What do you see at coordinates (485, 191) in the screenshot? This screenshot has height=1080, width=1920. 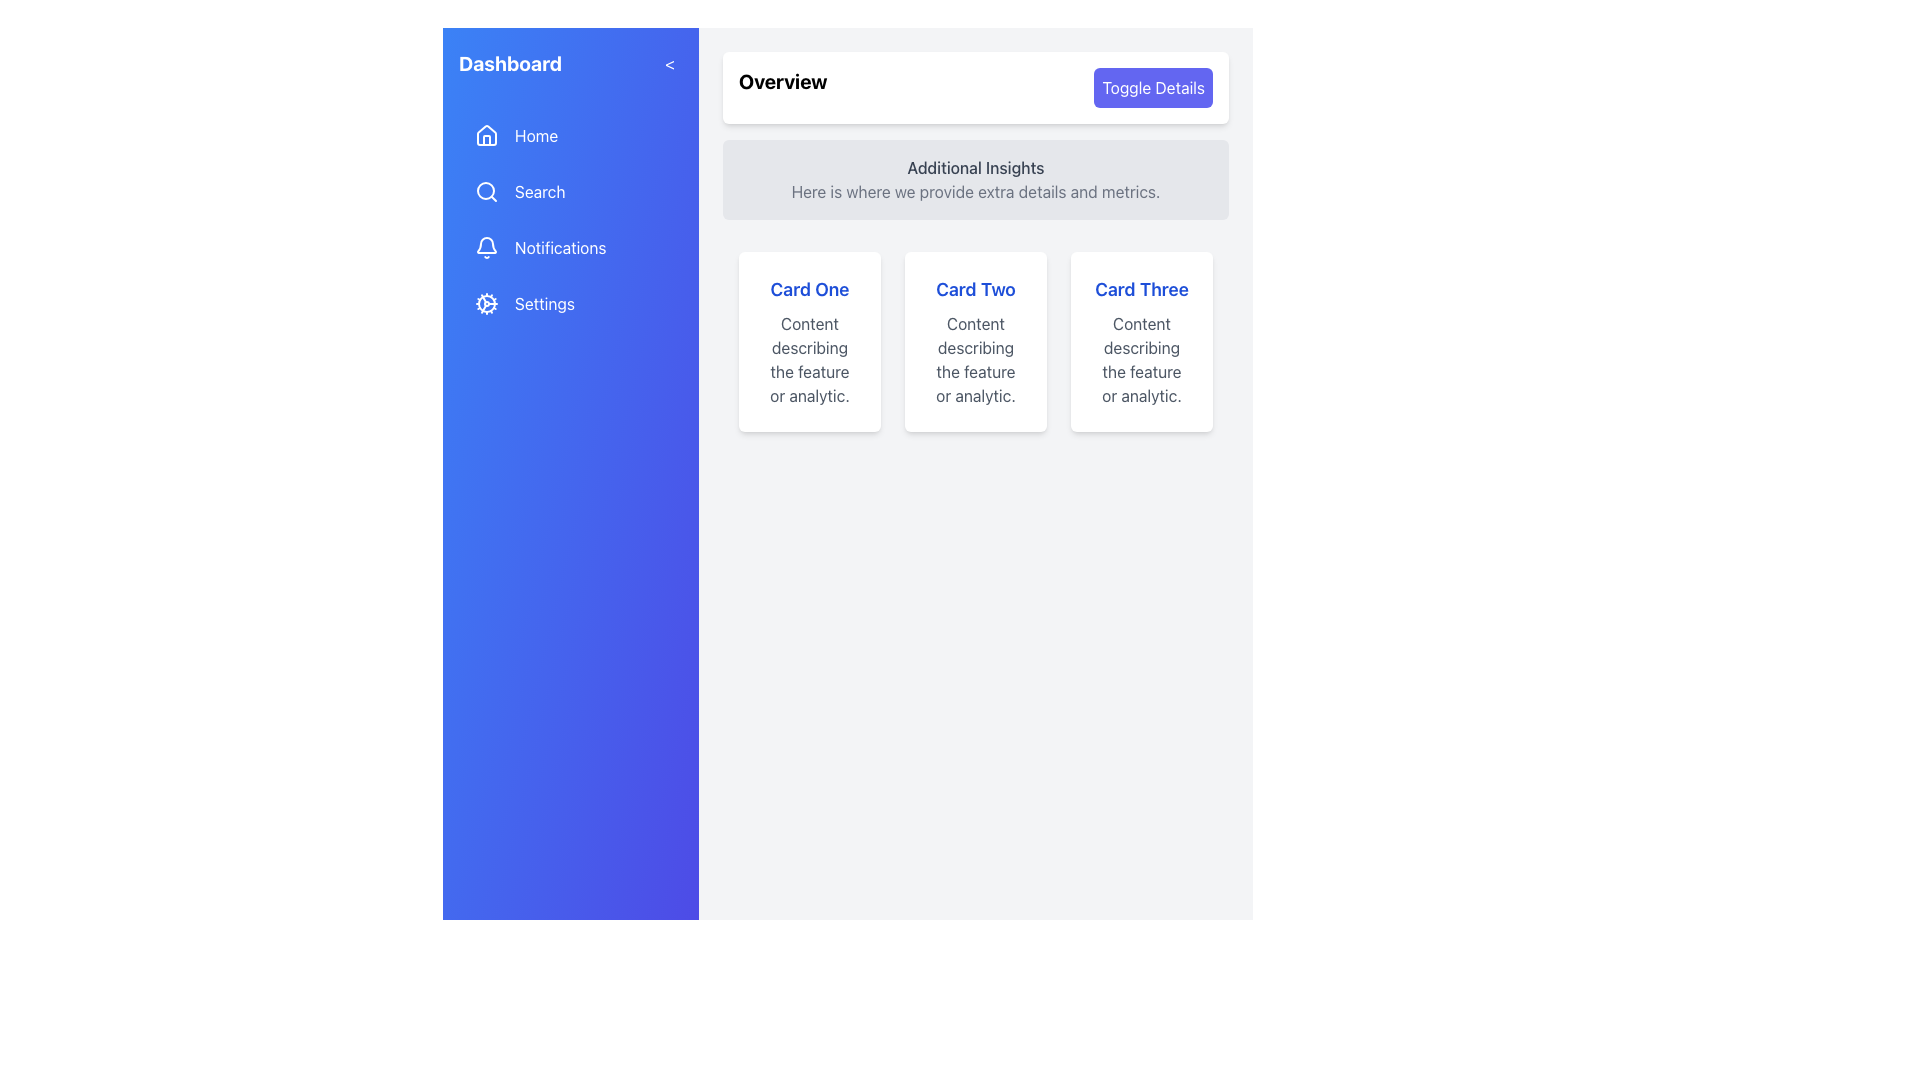 I see `the circular part of the search icon located in the vertical navigation menu on the left side of the interface` at bounding box center [485, 191].